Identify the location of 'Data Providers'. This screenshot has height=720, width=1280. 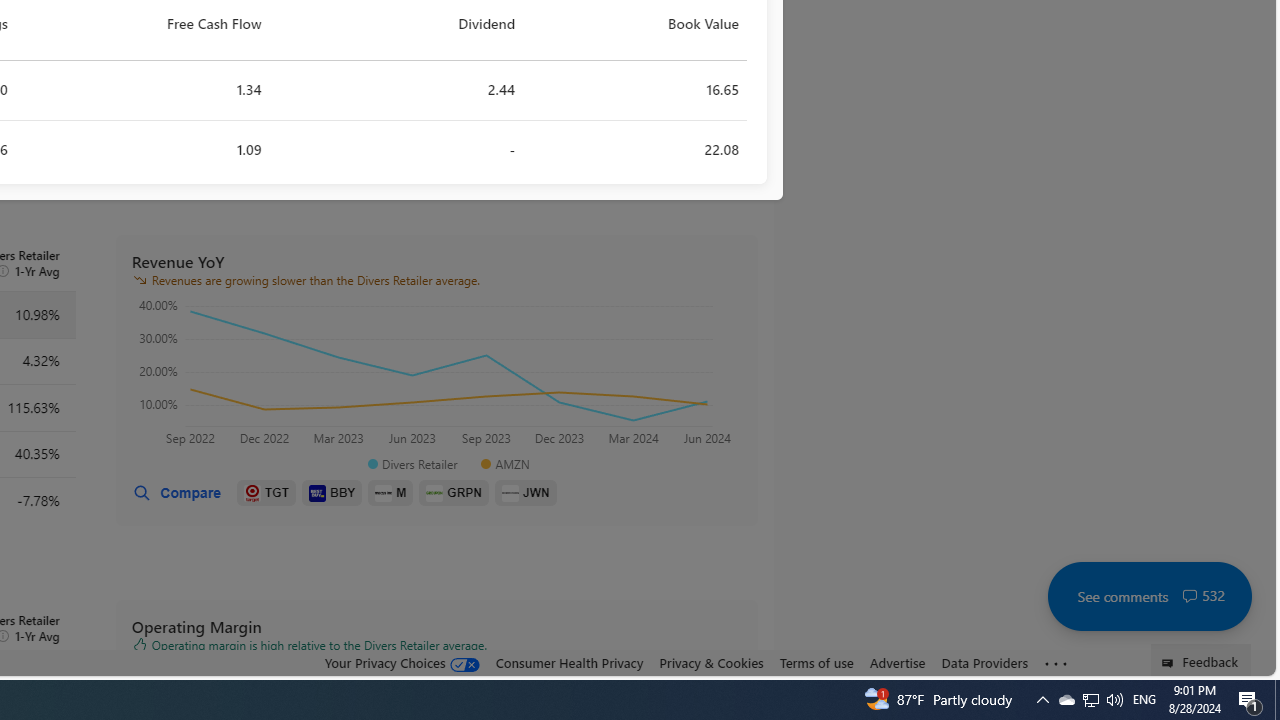
(984, 663).